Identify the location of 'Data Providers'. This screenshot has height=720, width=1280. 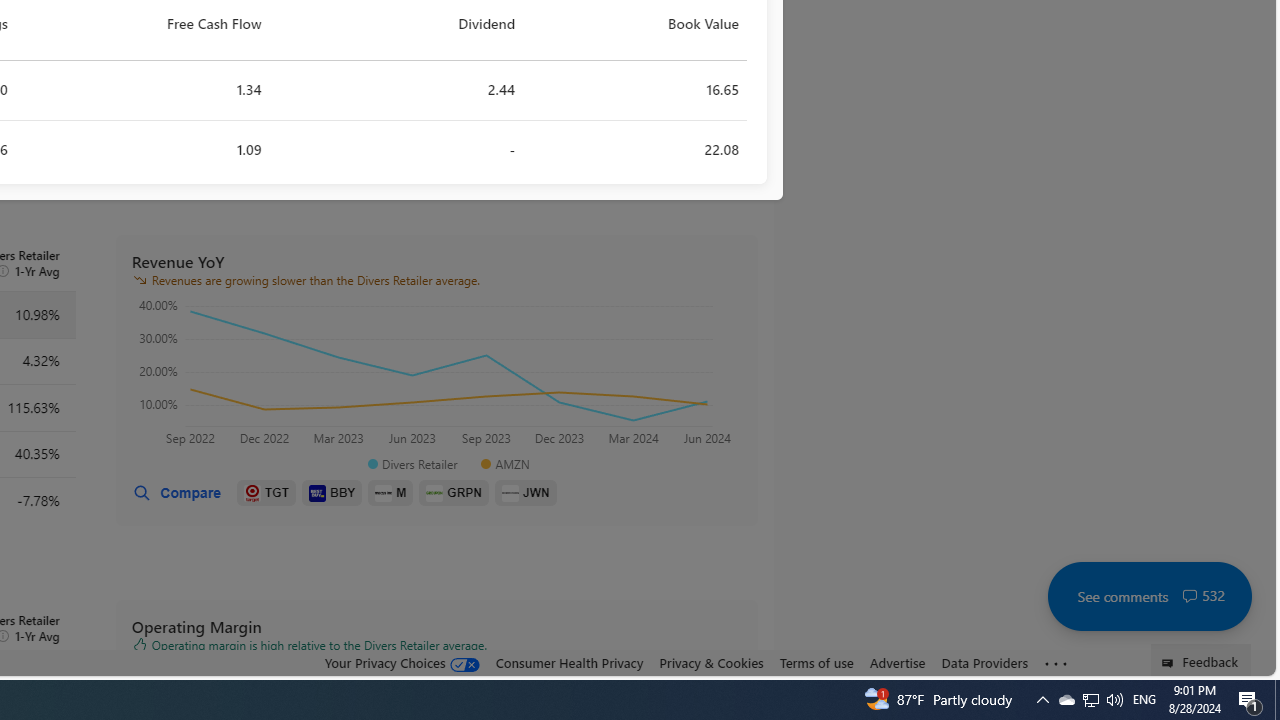
(984, 663).